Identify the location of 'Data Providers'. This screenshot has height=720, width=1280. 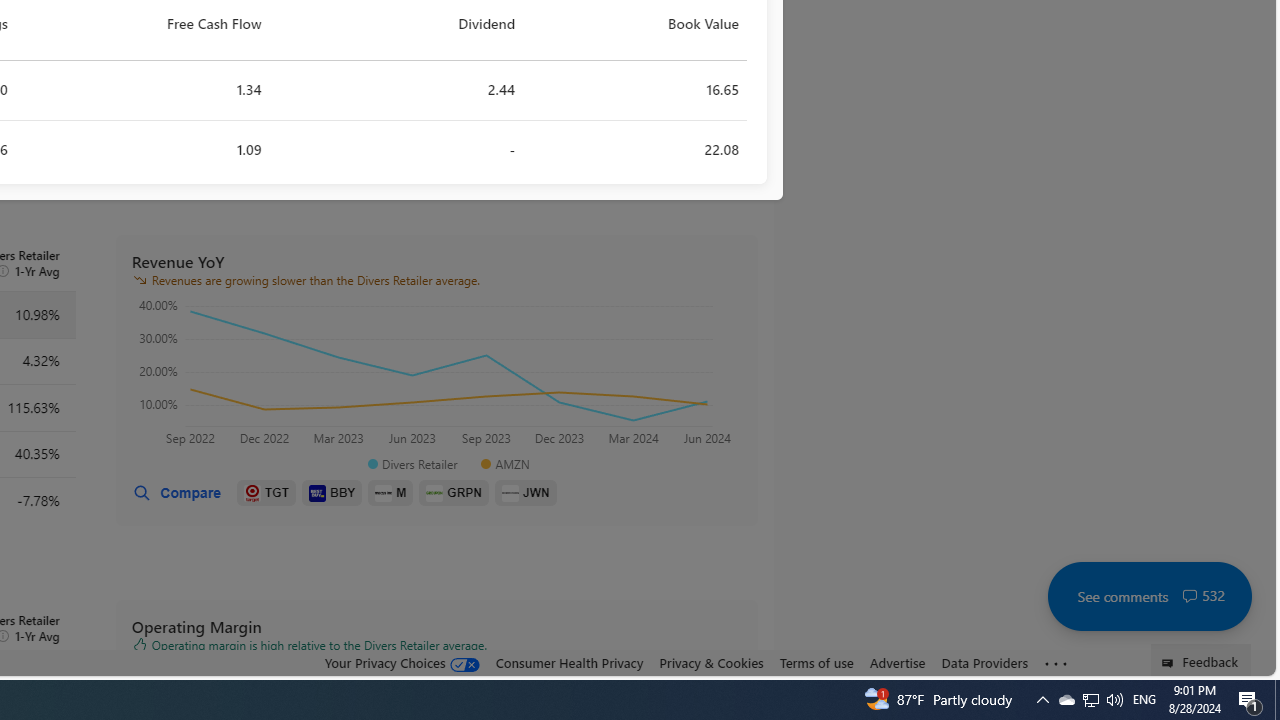
(984, 663).